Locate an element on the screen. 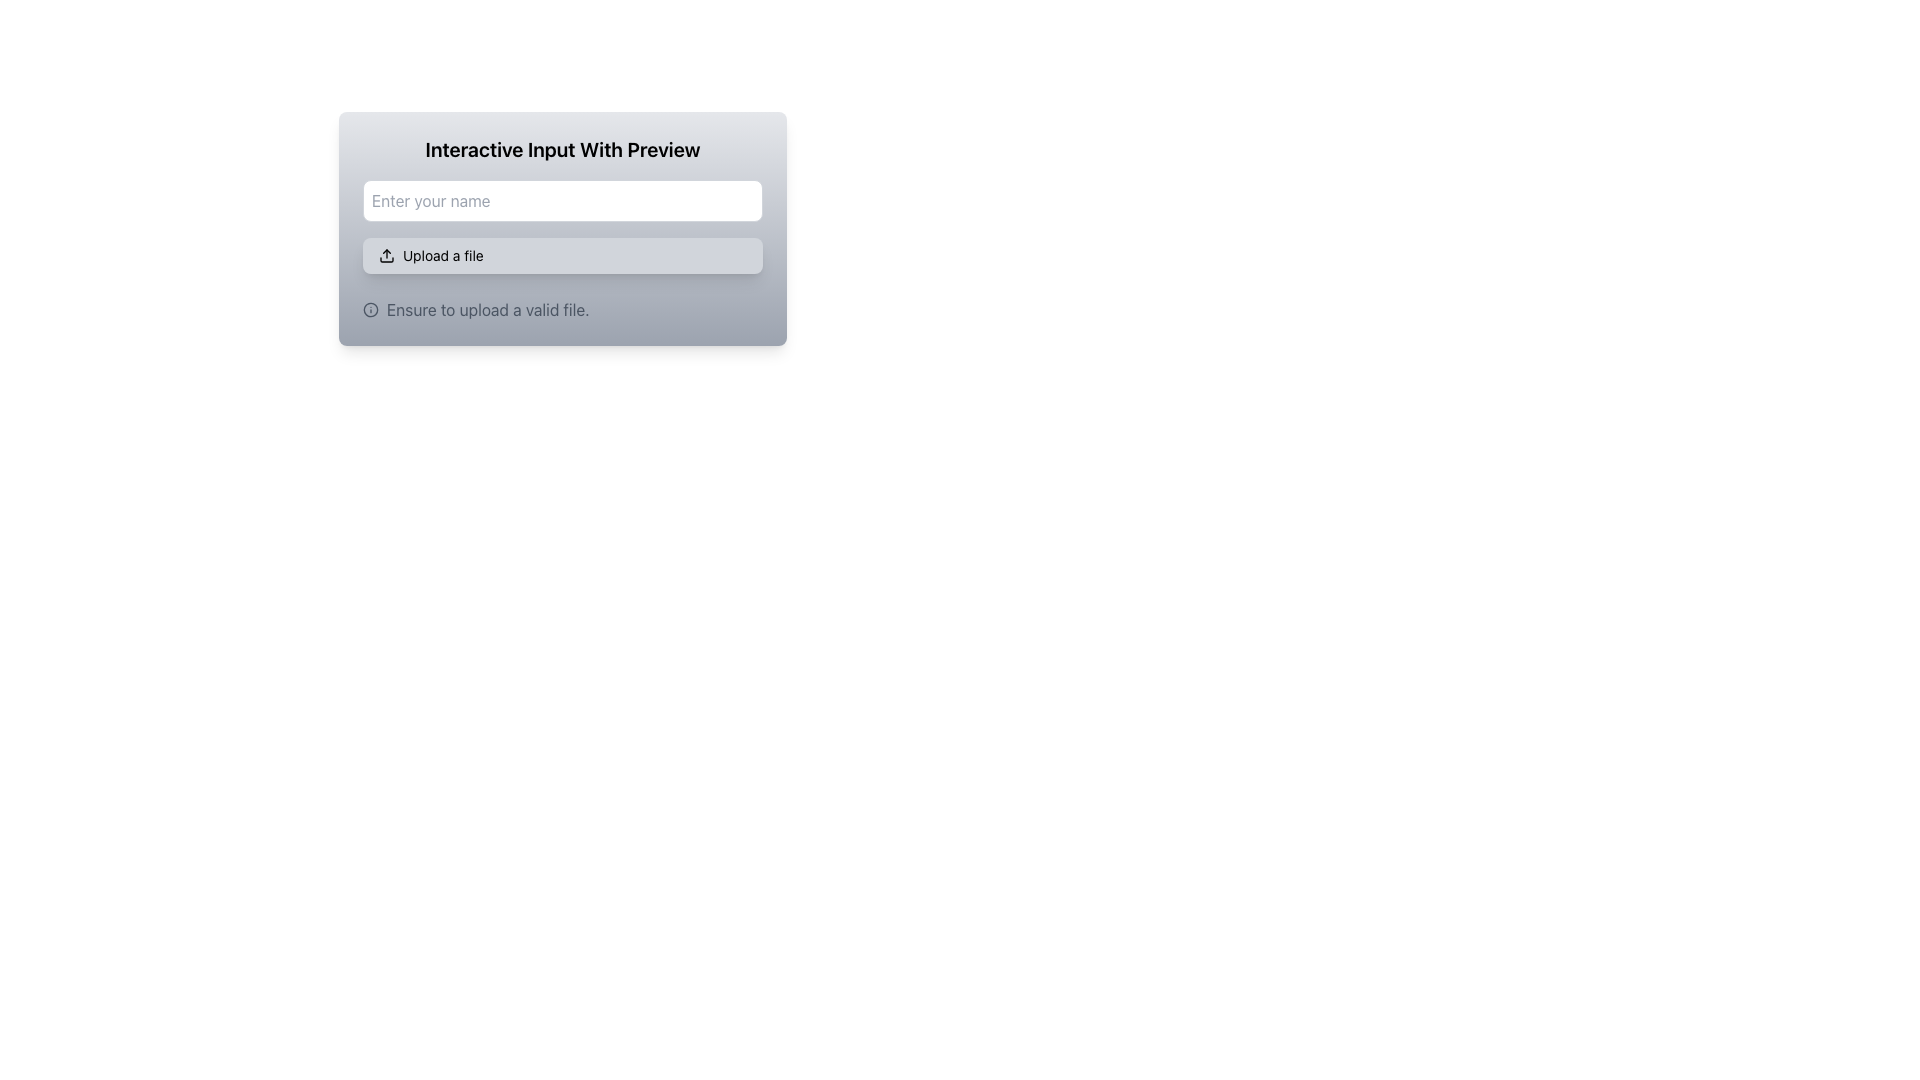  the upload icon, which is a small SVG graphic depicting an upward arrow, located within the 'Upload a file' button component is located at coordinates (387, 254).